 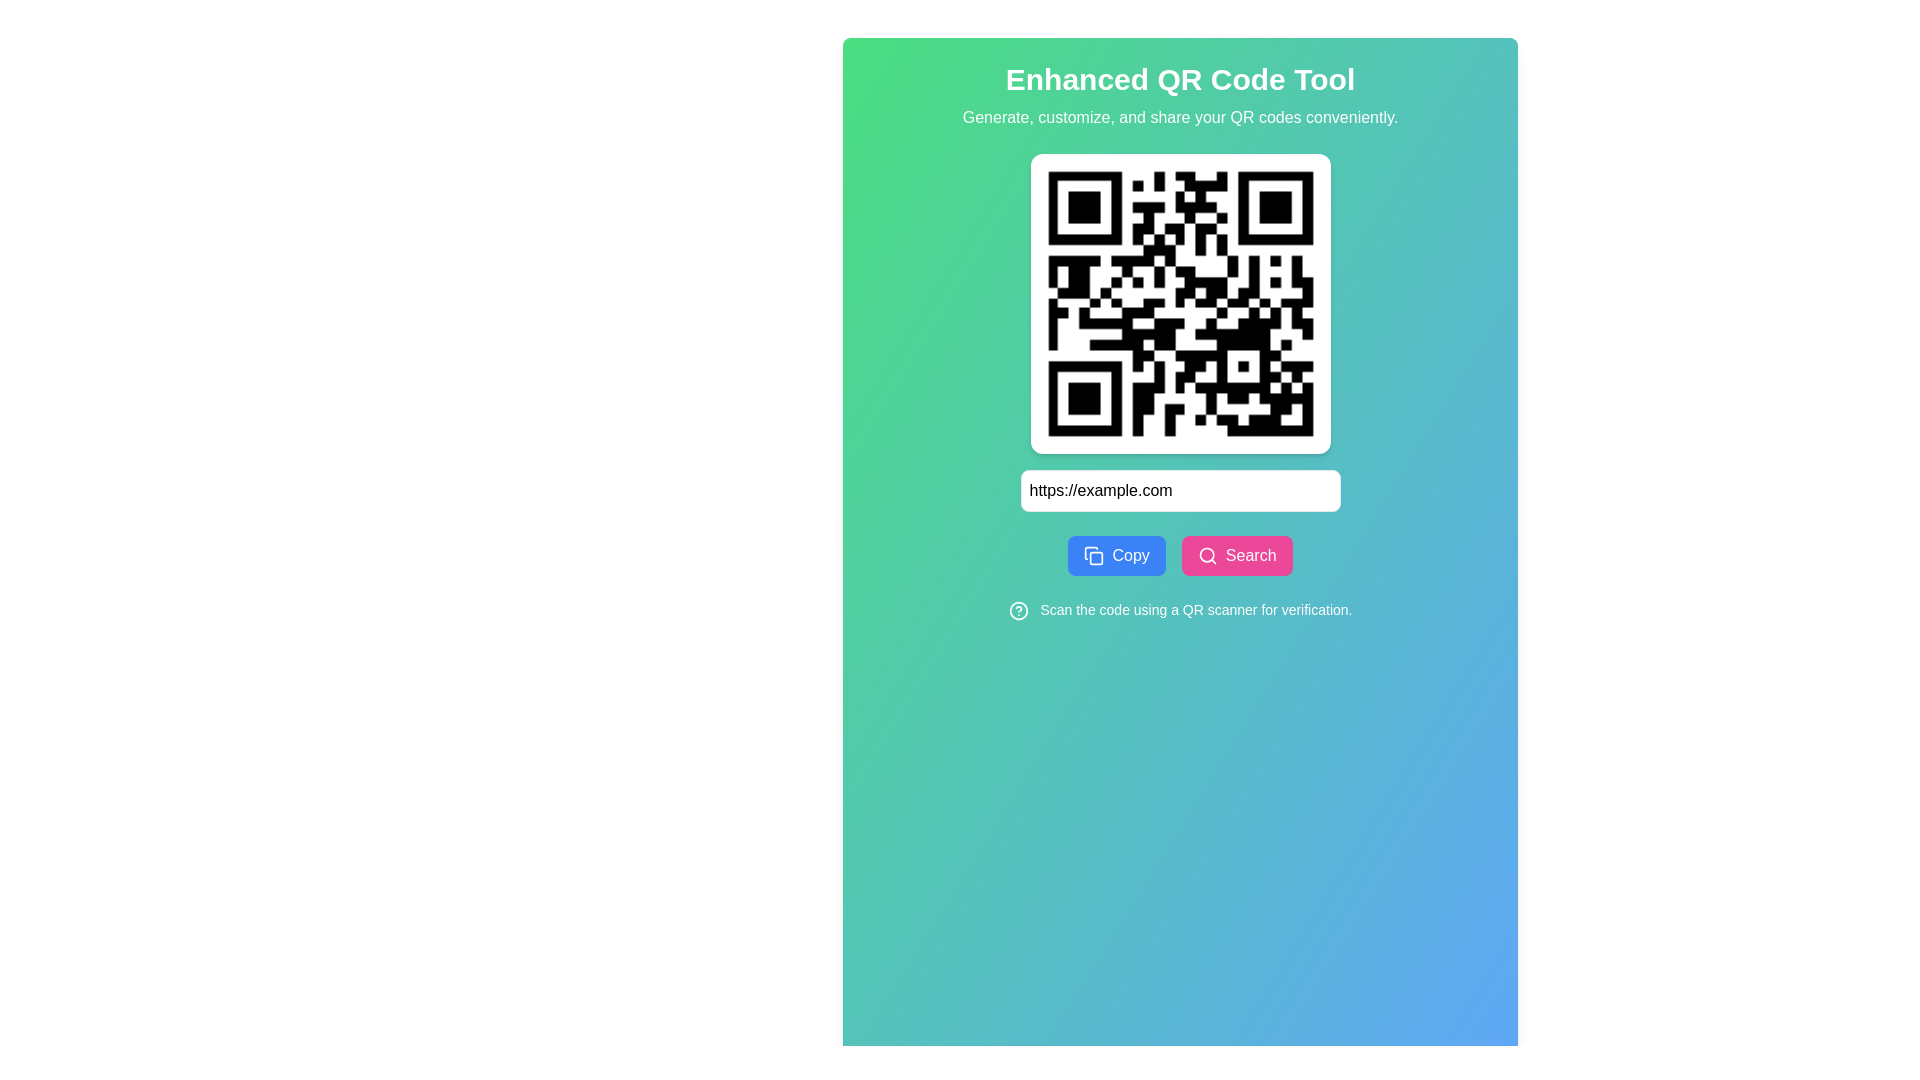 What do you see at coordinates (1180, 609) in the screenshot?
I see `the informational text label component that instructs users to scan a QR code for verification, located at the bottom center of the interface beneath the 'Copy' and 'Search' buttons` at bounding box center [1180, 609].